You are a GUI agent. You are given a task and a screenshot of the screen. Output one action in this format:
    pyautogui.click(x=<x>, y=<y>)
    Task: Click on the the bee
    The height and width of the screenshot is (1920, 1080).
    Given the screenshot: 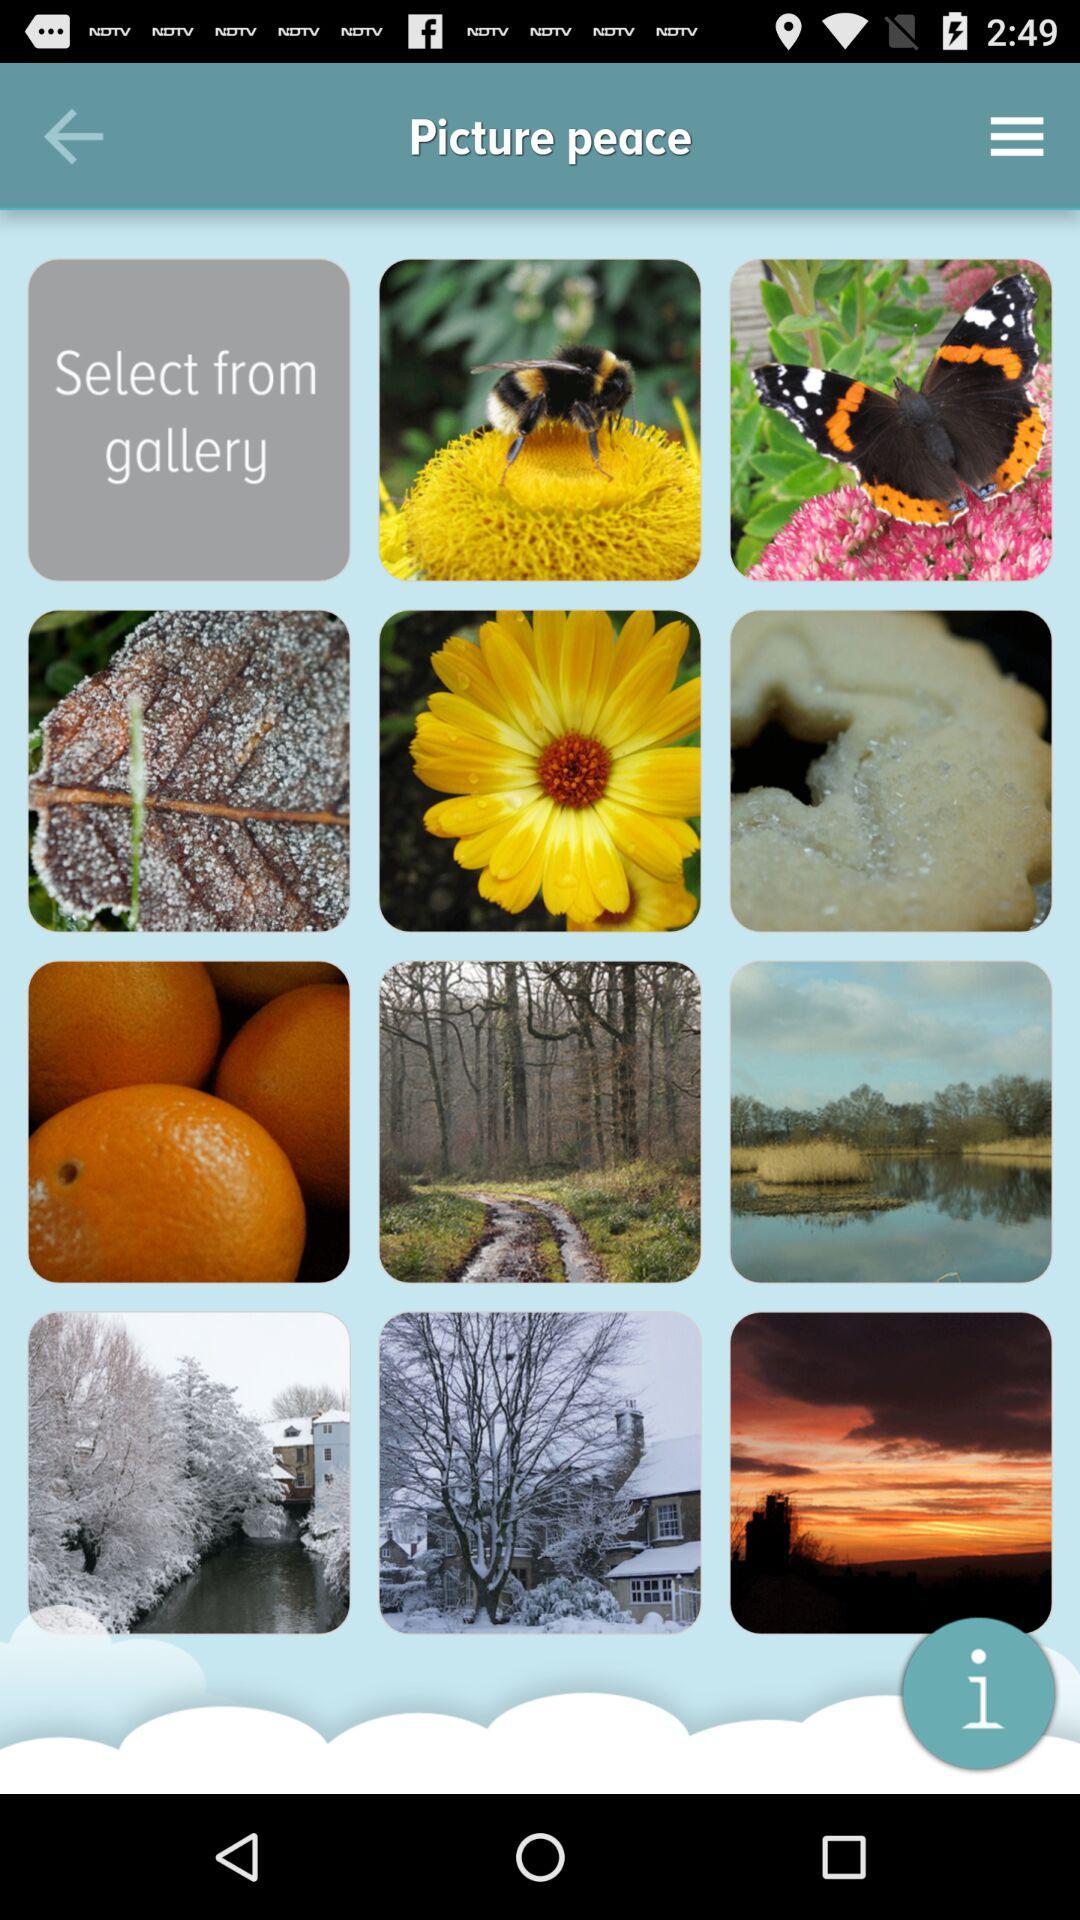 What is the action you would take?
    pyautogui.click(x=540, y=419)
    